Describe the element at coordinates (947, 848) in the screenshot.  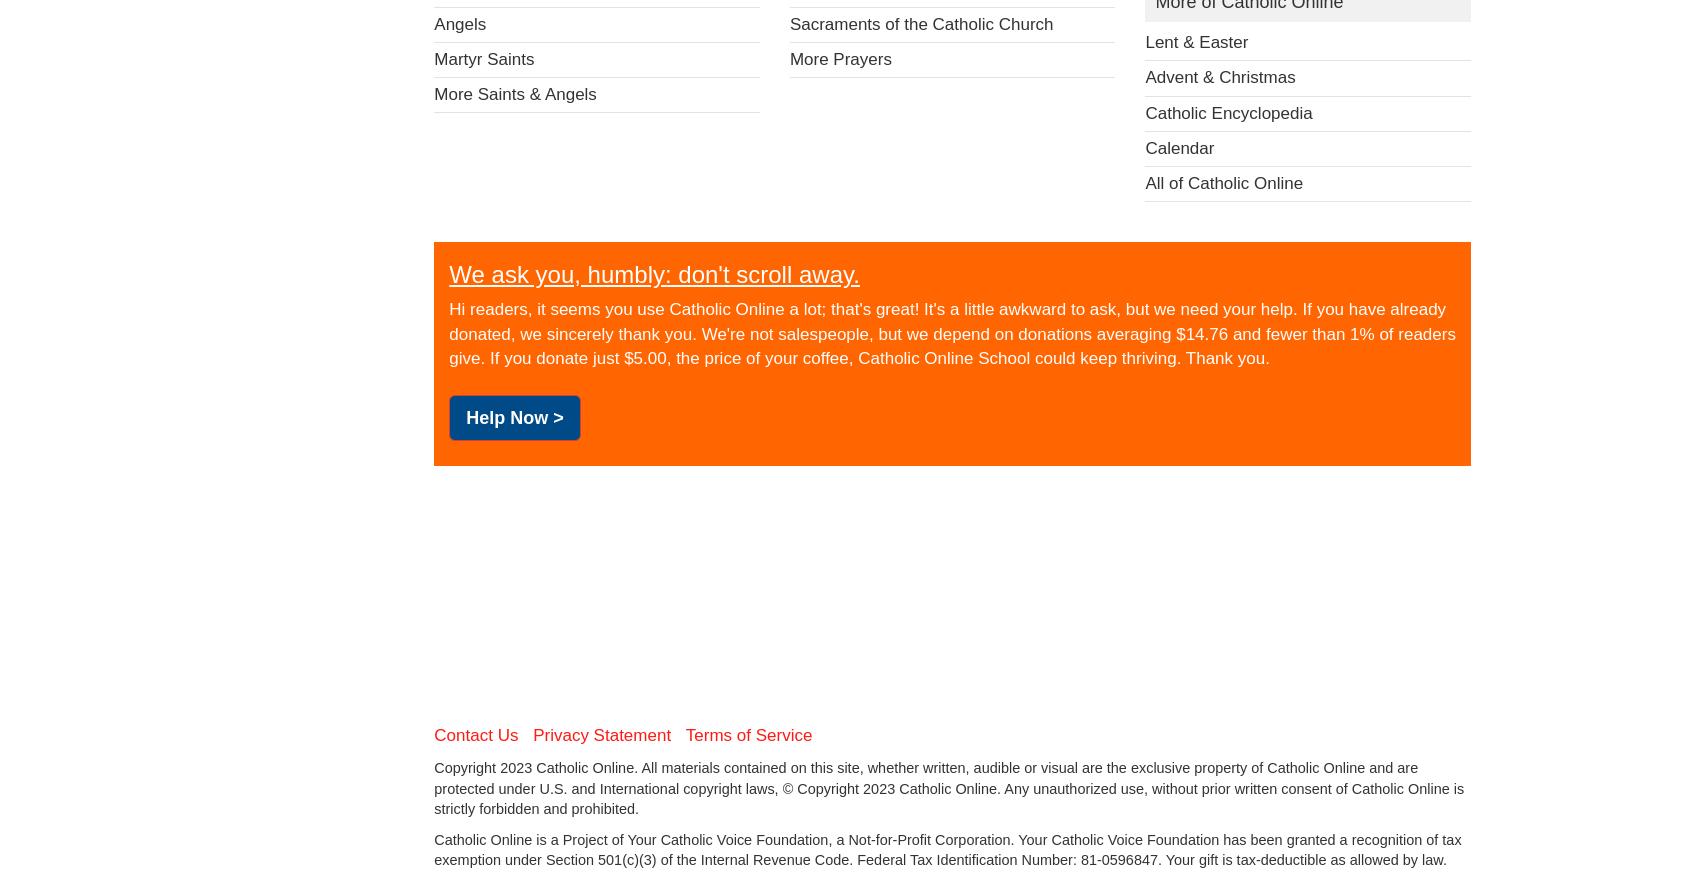
I see `'Catholic Online is a Project of Your Catholic Voice Foundation, a Not-for-Profit Corporation. Your Catholic Voice Foundation has been granted a recognition of tax exemption under Section 501(c)(3) of the Internal Revenue Code. Federal Tax Identification Number: 81-0596847. Your gift is tax-deductible as allowed by law.'` at that location.